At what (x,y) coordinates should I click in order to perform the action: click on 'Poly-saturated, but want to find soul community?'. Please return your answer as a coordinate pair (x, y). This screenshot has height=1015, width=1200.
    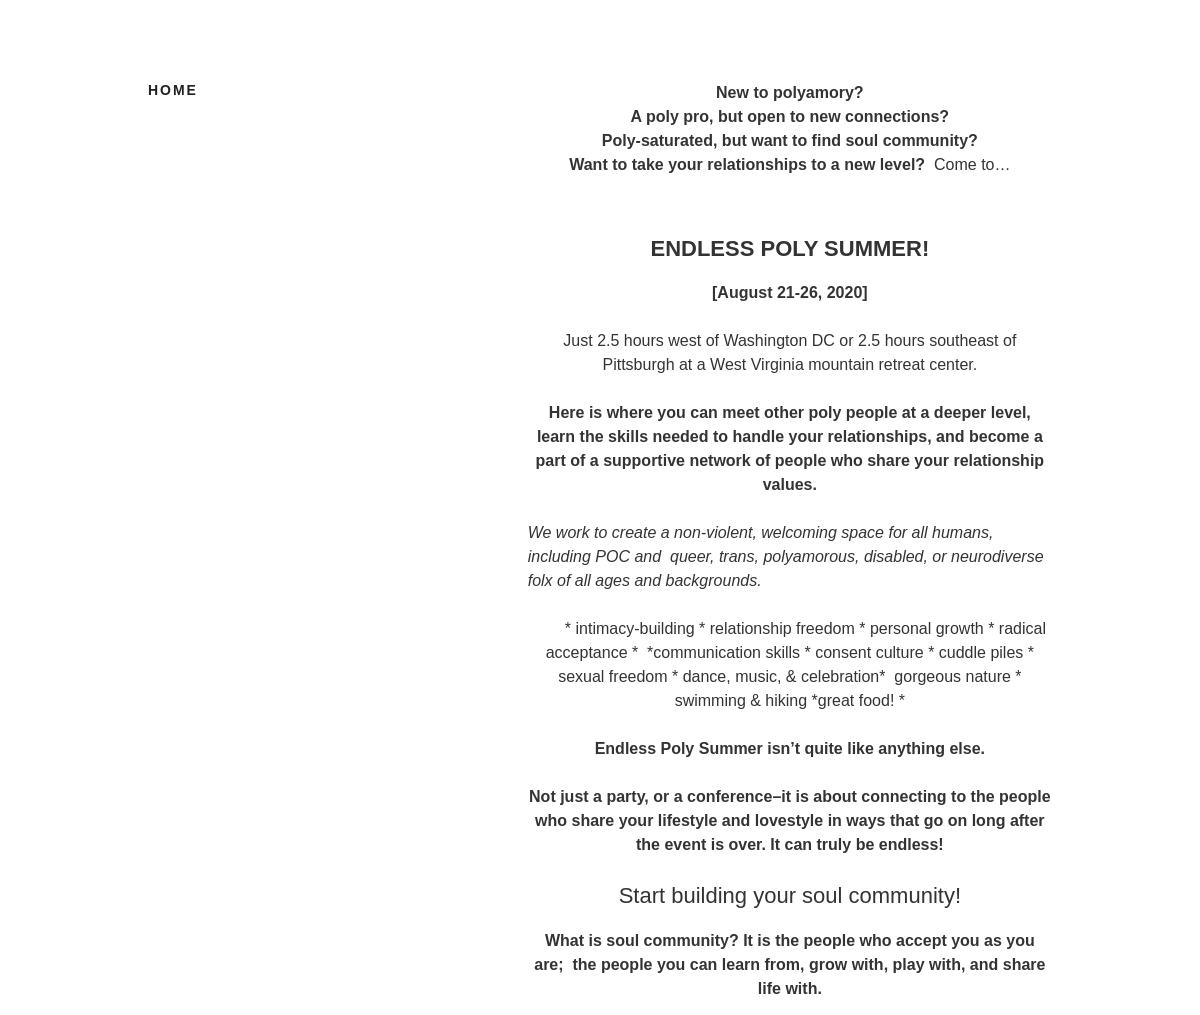
    Looking at the image, I should click on (788, 140).